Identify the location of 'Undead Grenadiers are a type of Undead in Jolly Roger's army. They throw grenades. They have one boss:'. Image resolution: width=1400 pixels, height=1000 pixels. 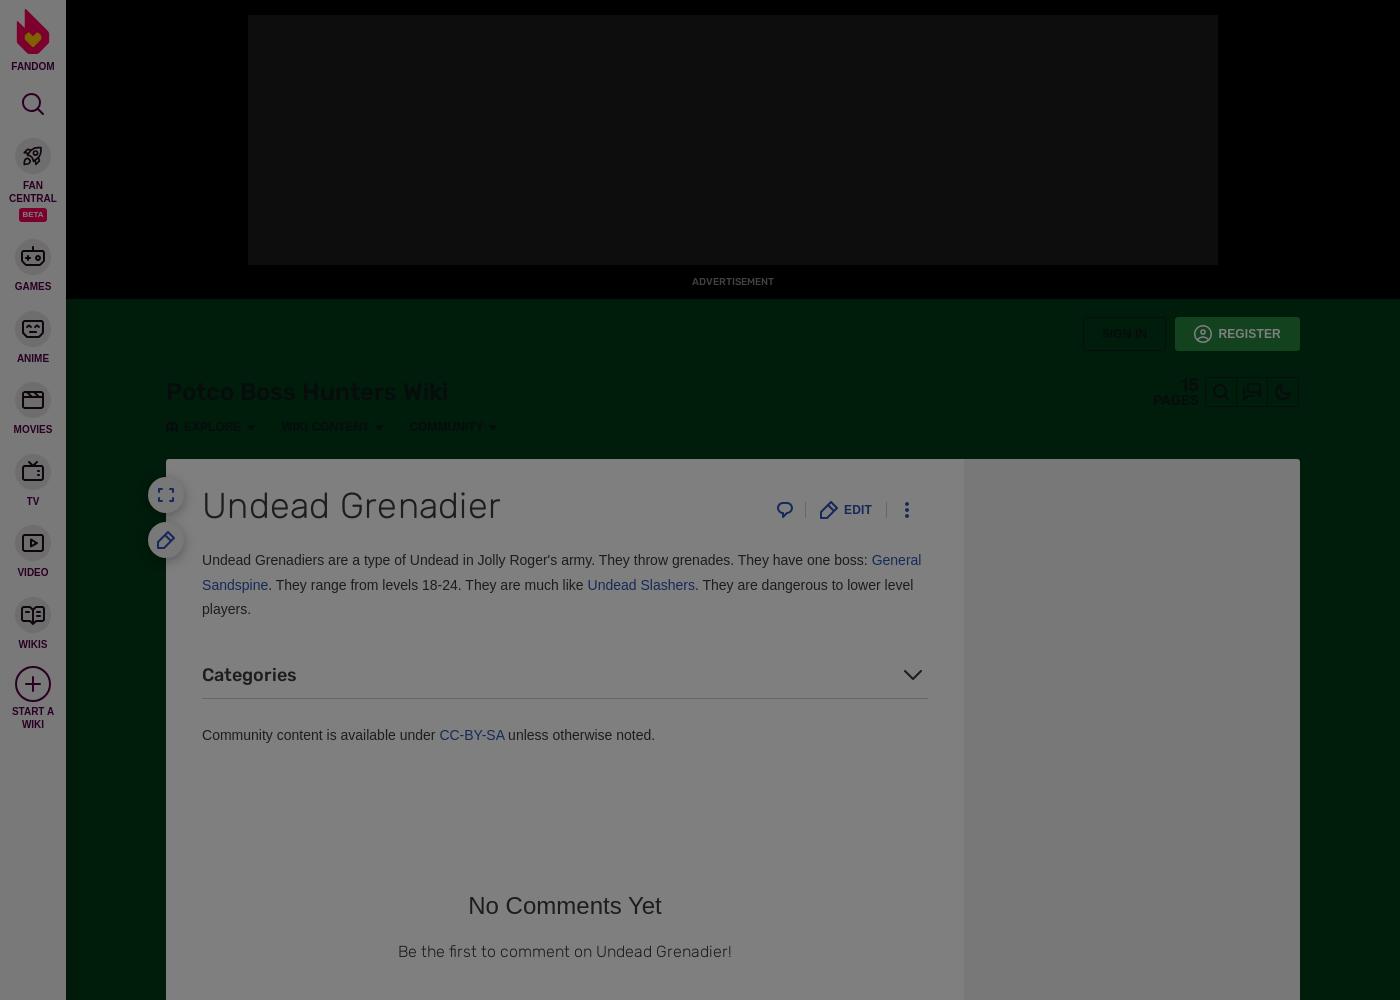
(536, 560).